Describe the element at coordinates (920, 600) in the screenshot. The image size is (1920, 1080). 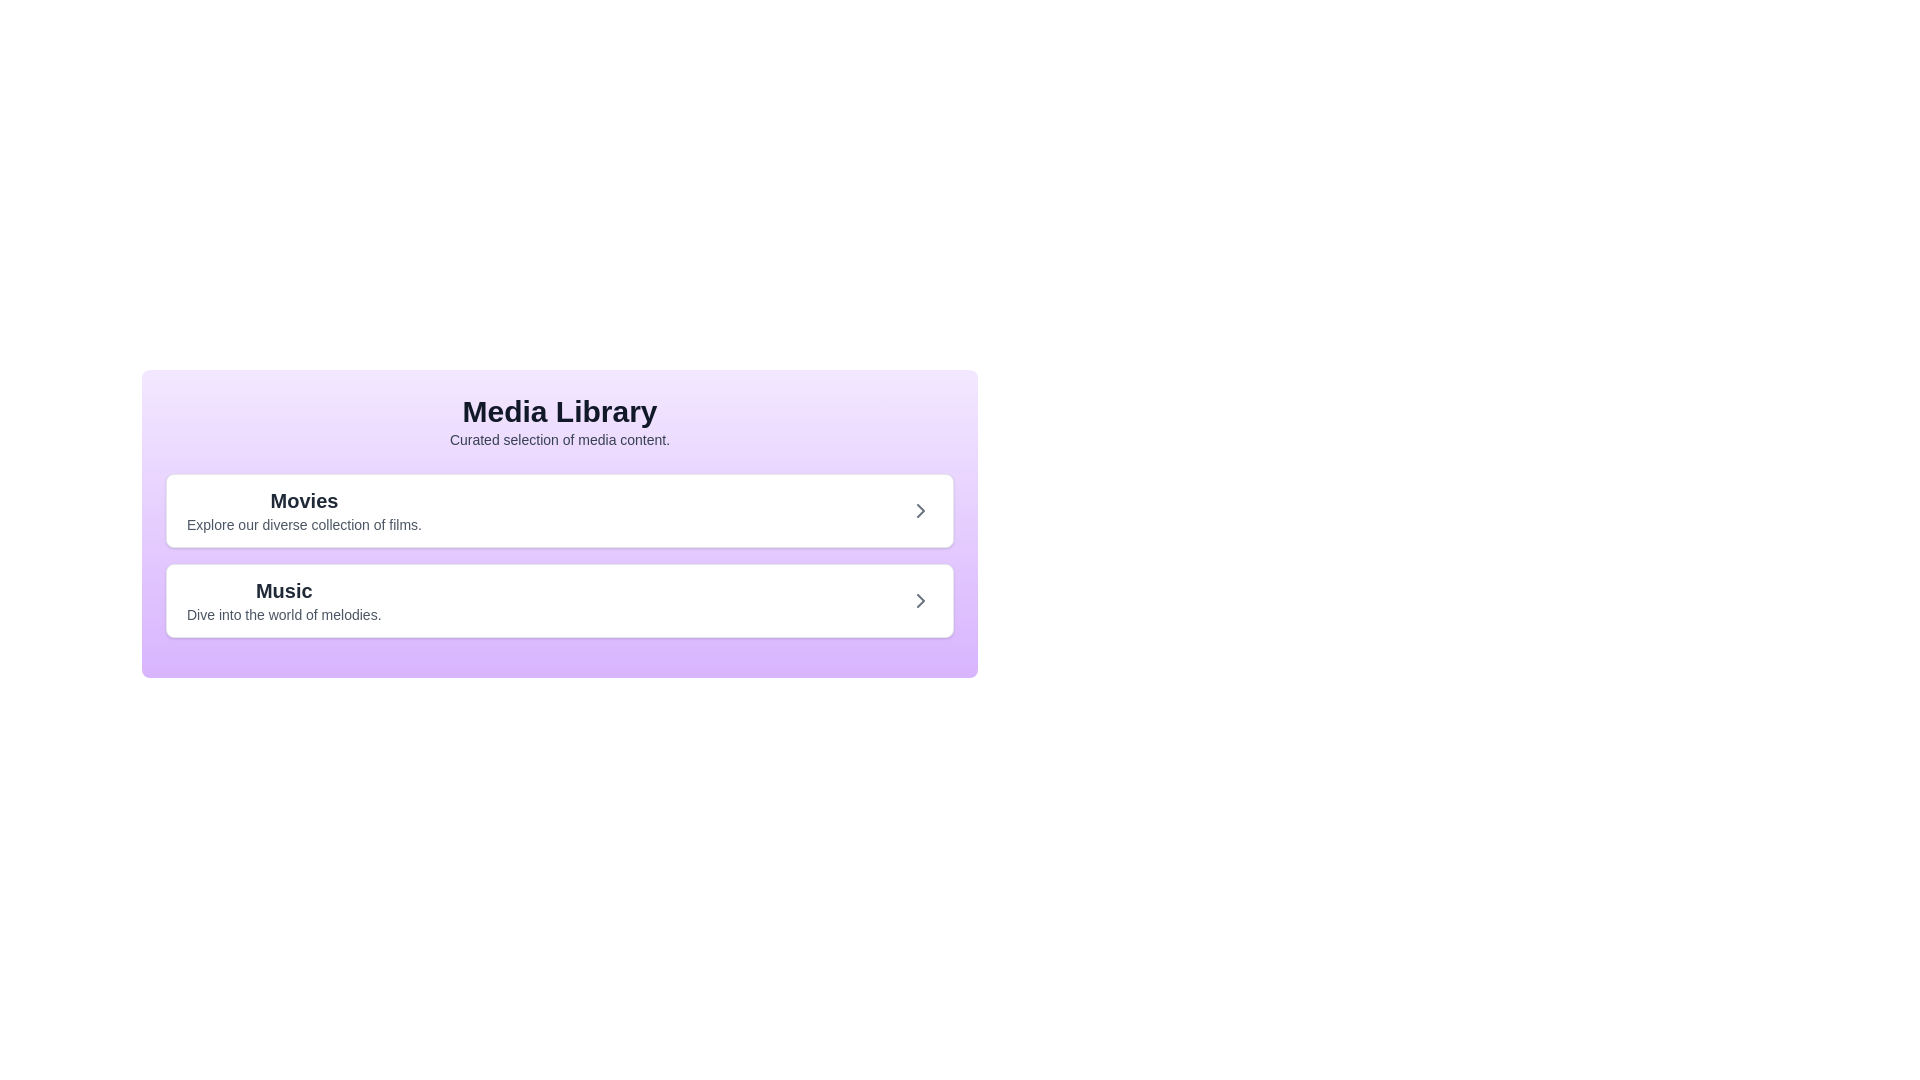
I see `the directional icon located at the far right of the 'Music' card, which indicates further details or actions related to music` at that location.